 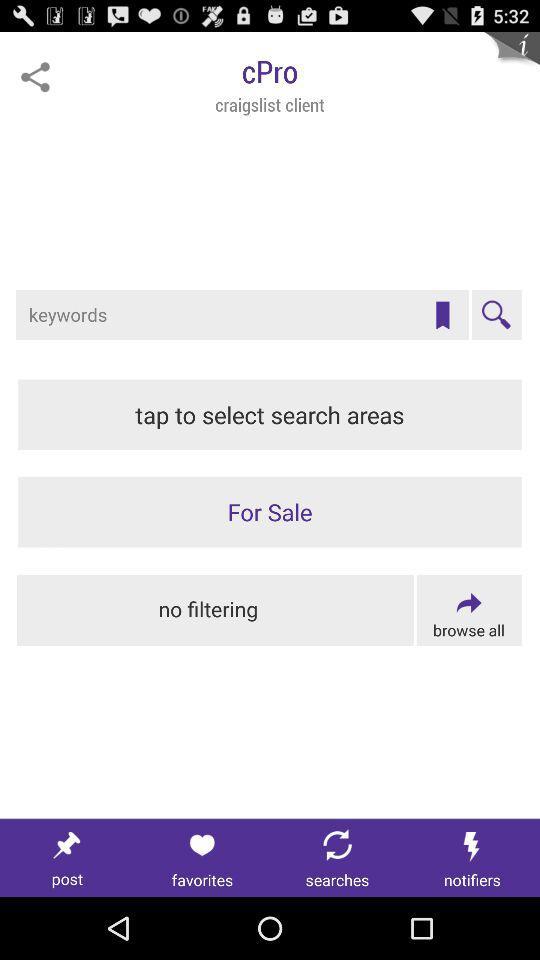 What do you see at coordinates (337, 857) in the screenshot?
I see `refresh searches` at bounding box center [337, 857].